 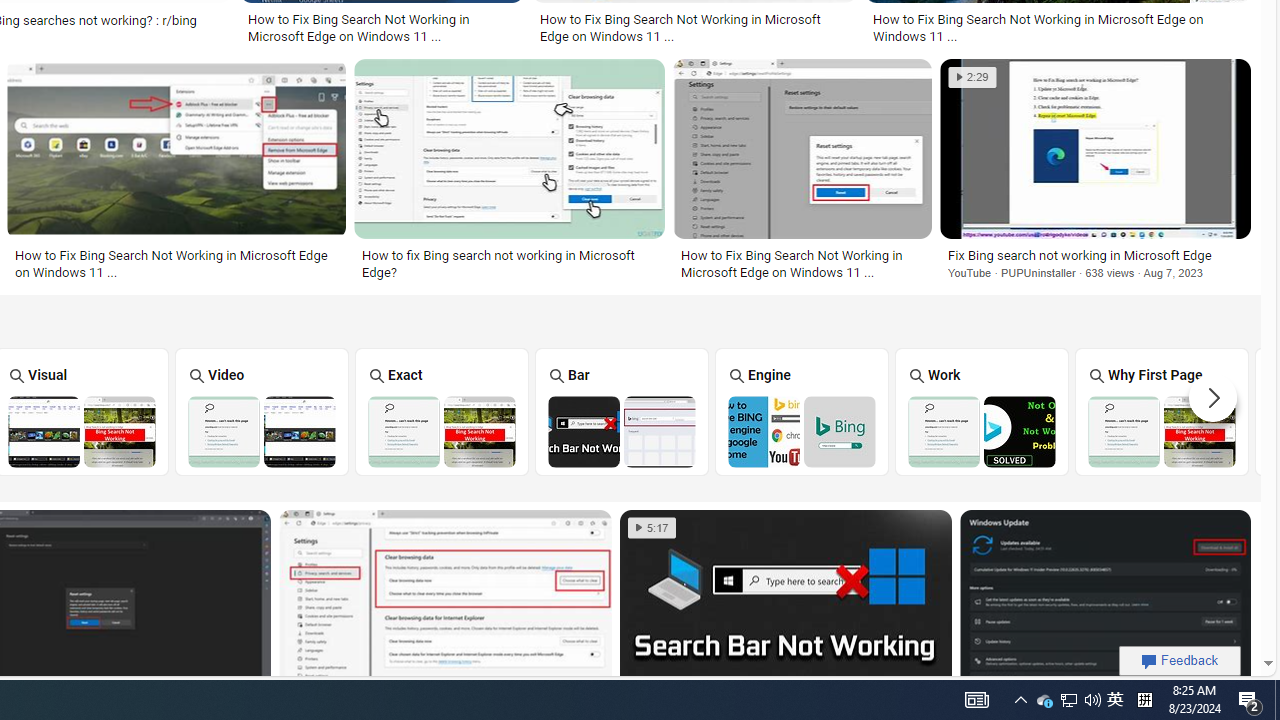 I want to click on 'Why First Page of Bing Search Not Working', so click(x=1162, y=430).